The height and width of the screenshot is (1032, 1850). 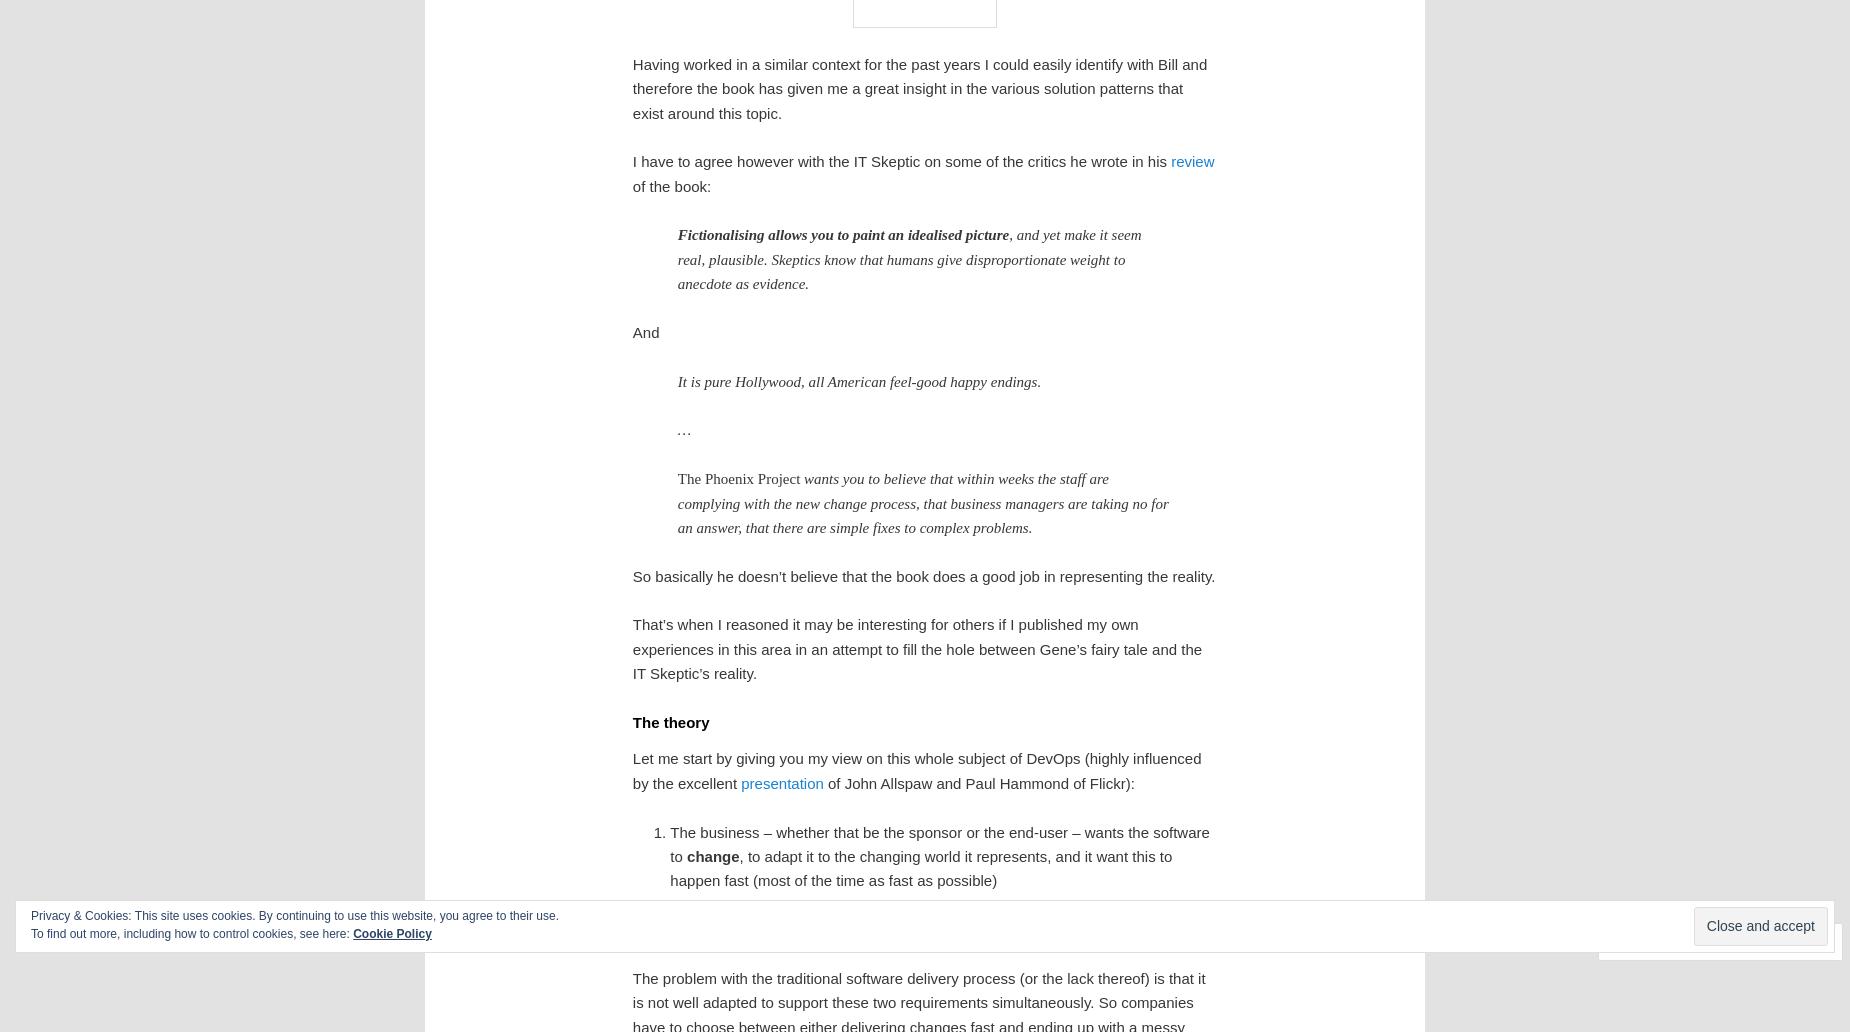 I want to click on 'The business – whether that be the sponsor or the end-user – wants the software to', so click(x=938, y=843).